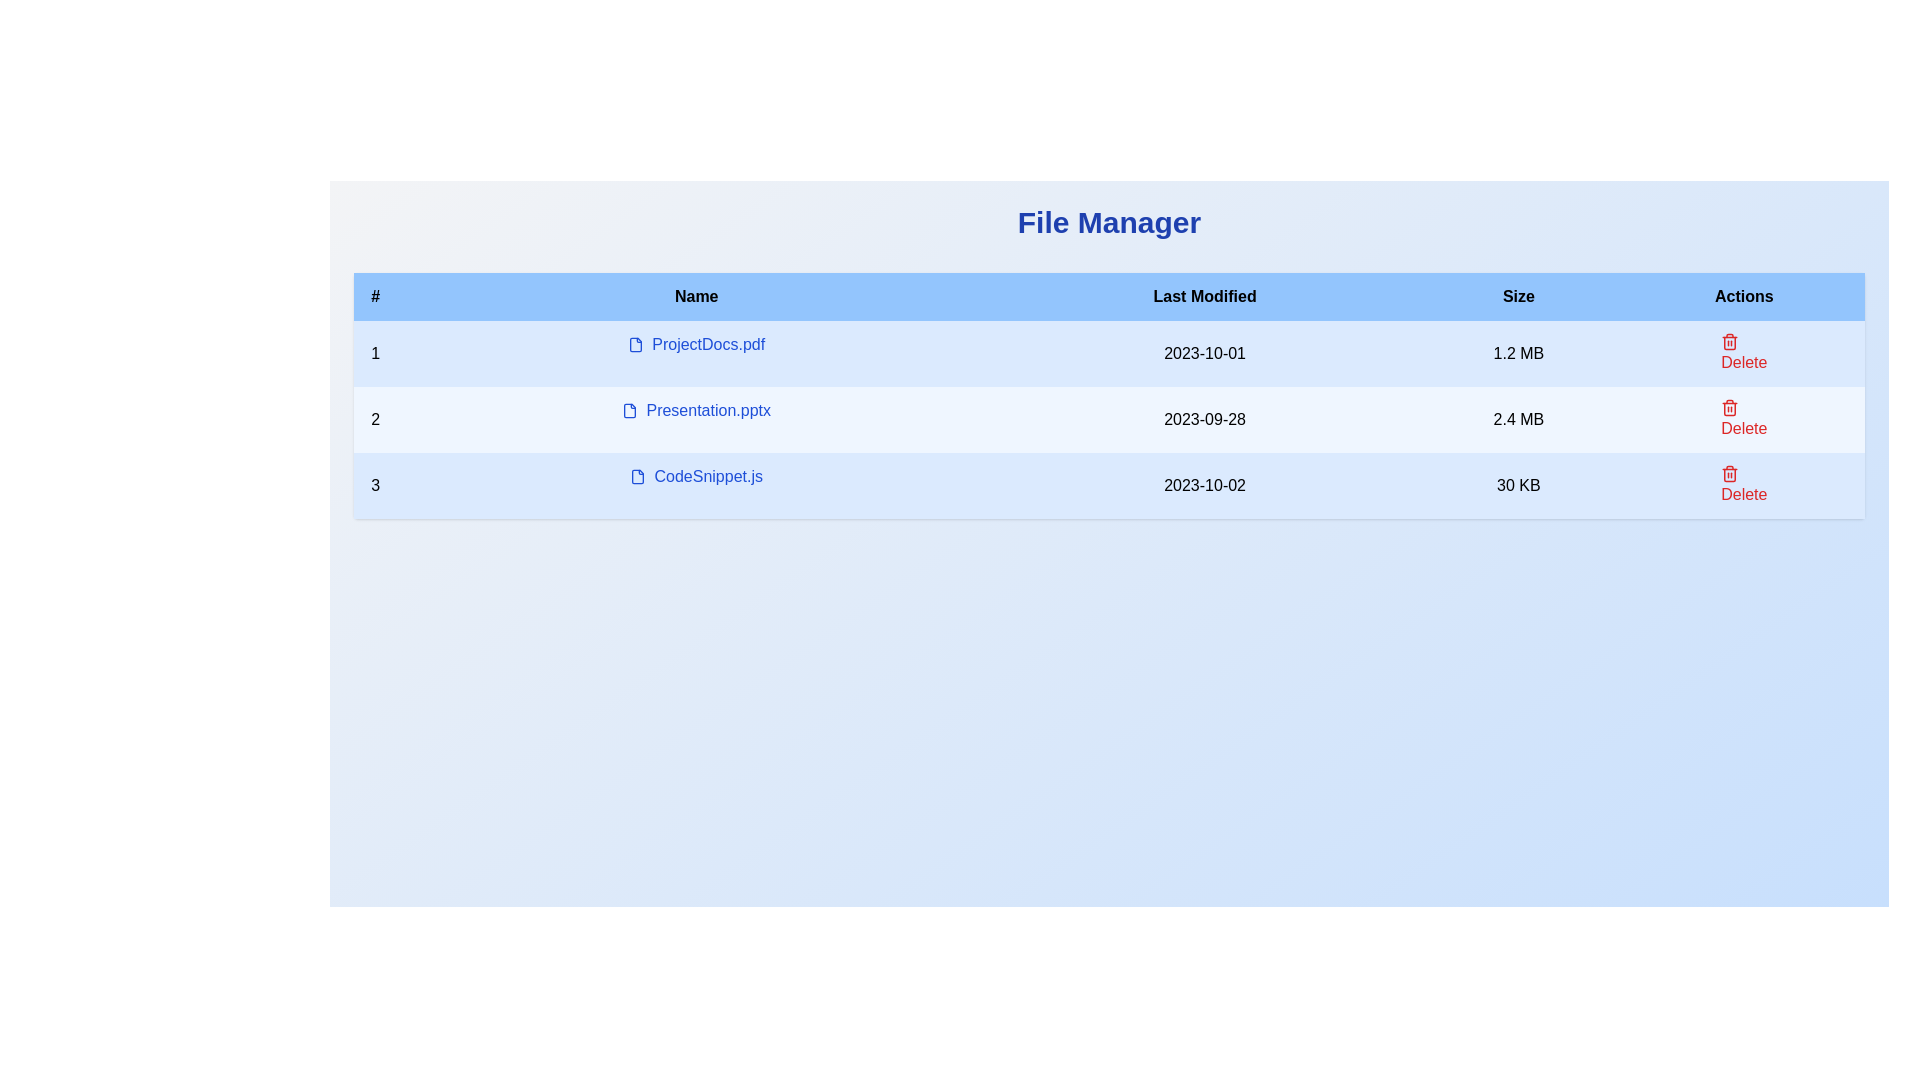 This screenshot has width=1920, height=1080. I want to click on the text node displaying the last modification date for the file 'CodeSnippet.js' located in the 'Last Modified' column of the third row in the table, so click(1204, 486).